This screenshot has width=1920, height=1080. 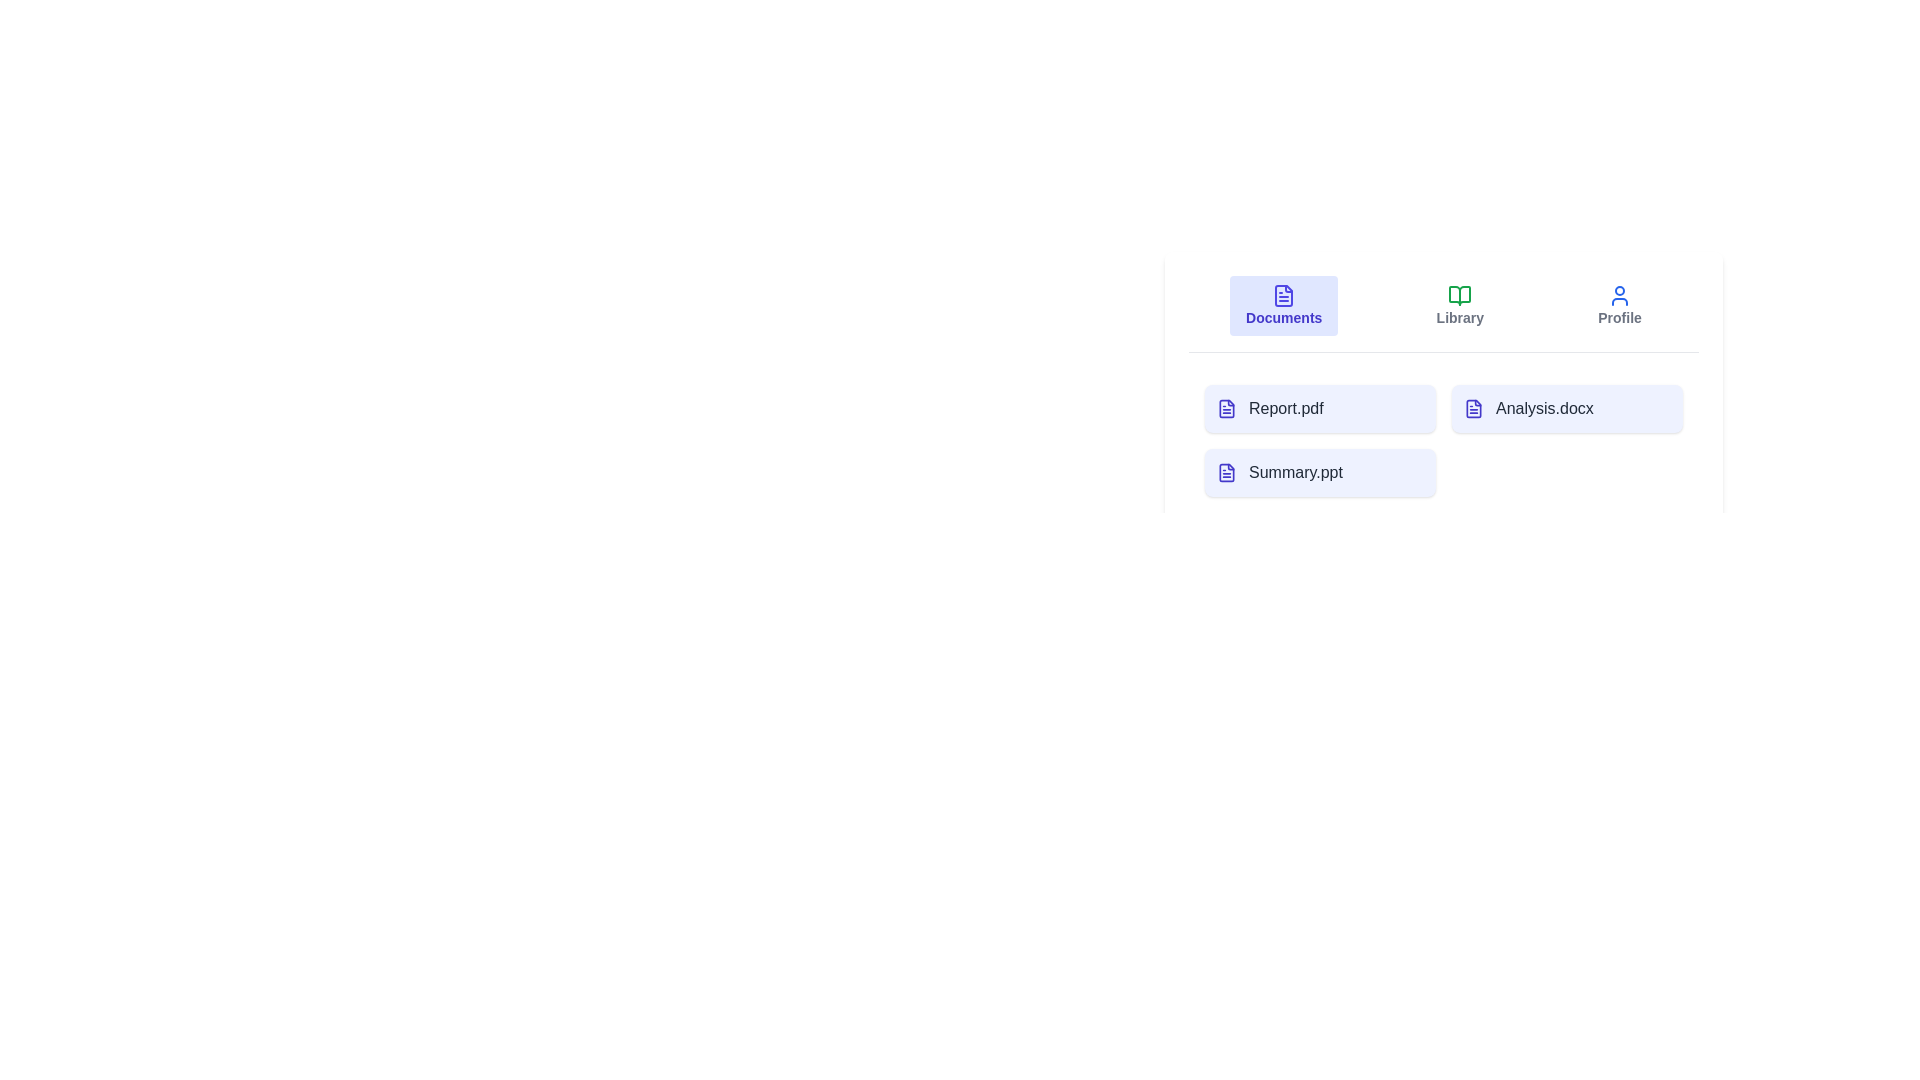 I want to click on the Profile tab to switch to the corresponding view, so click(x=1620, y=305).